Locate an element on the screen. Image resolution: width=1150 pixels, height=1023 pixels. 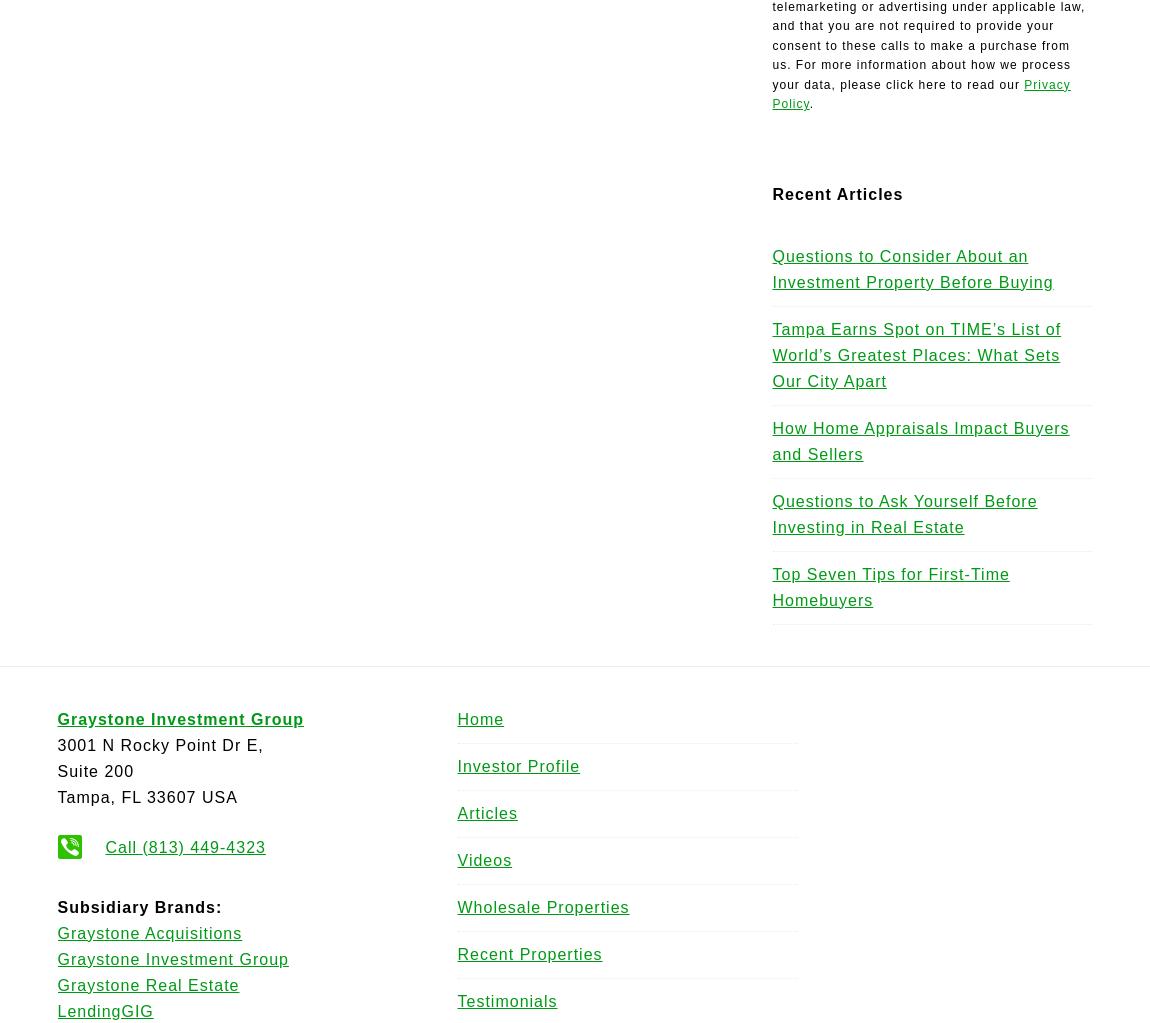
'Recent Properties' is located at coordinates (529, 953).